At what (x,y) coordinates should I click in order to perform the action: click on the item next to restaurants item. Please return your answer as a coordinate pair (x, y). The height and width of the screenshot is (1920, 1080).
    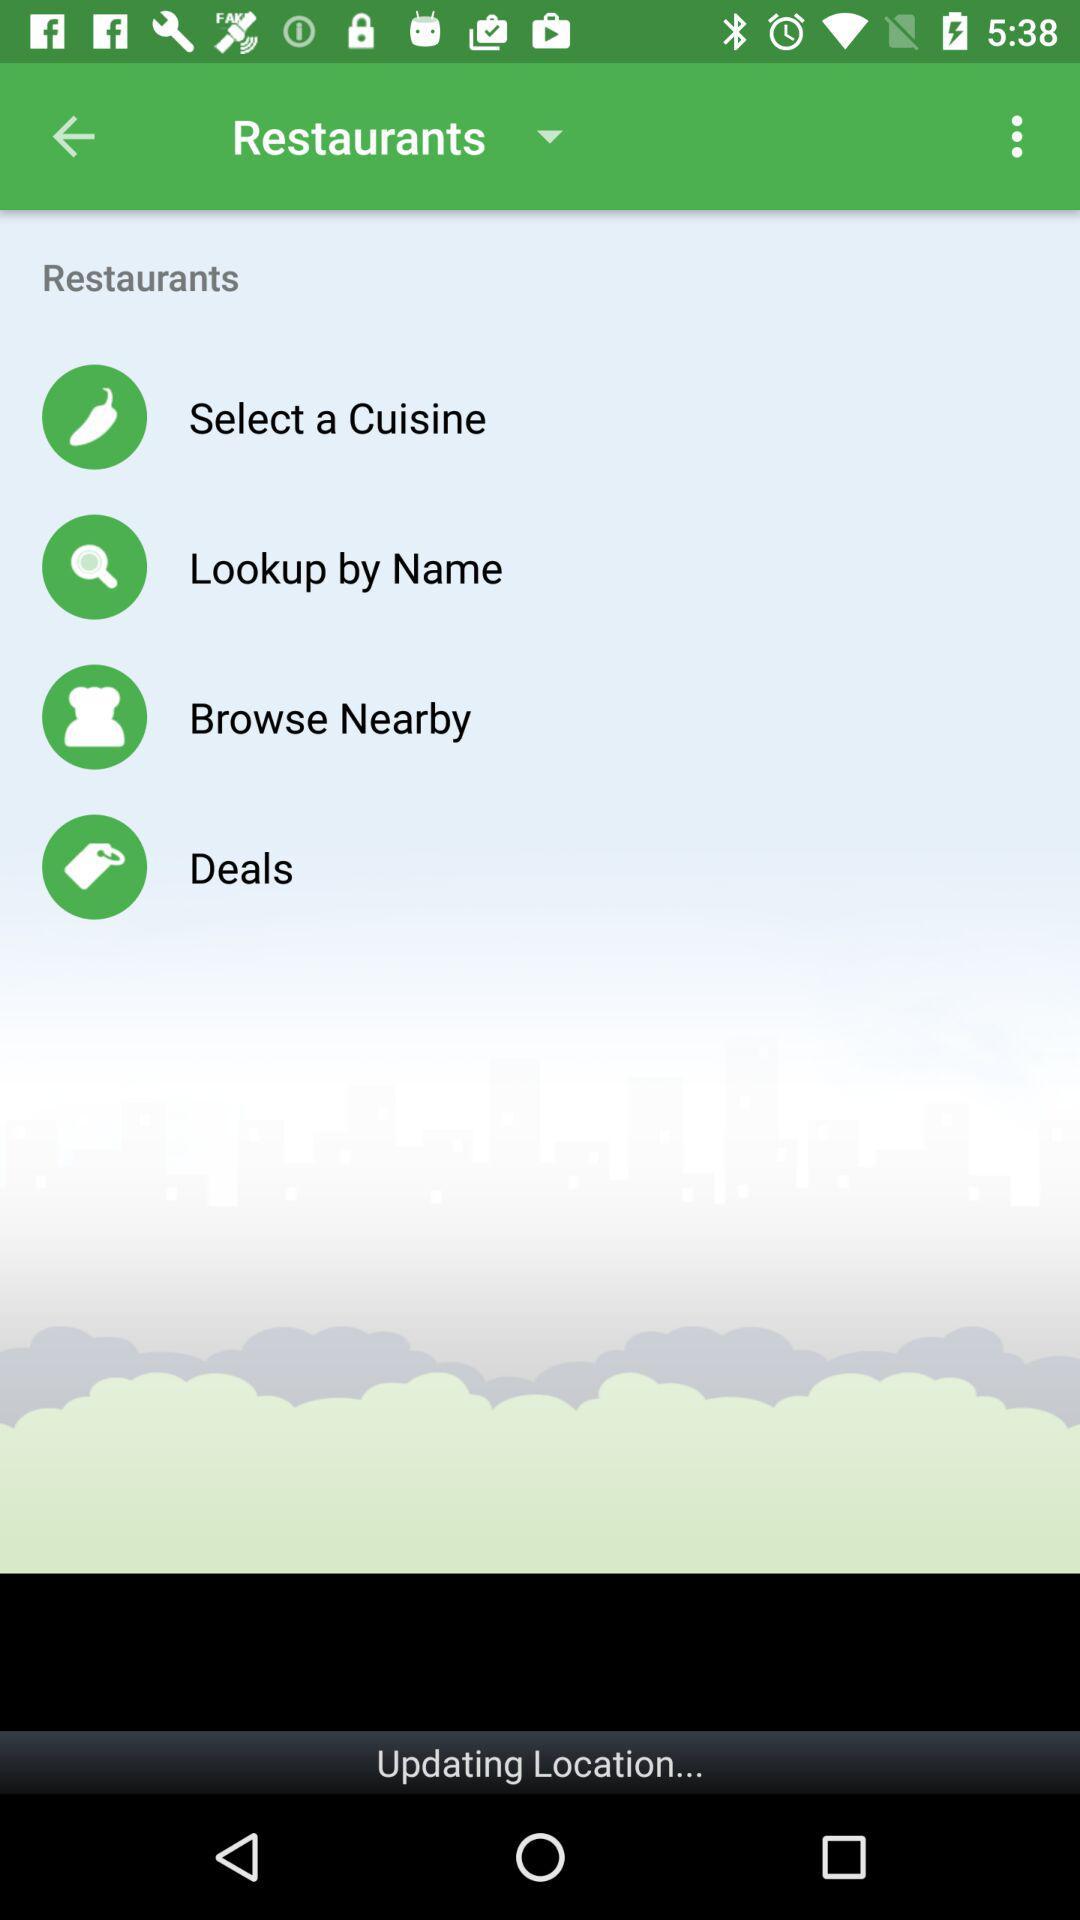
    Looking at the image, I should click on (72, 135).